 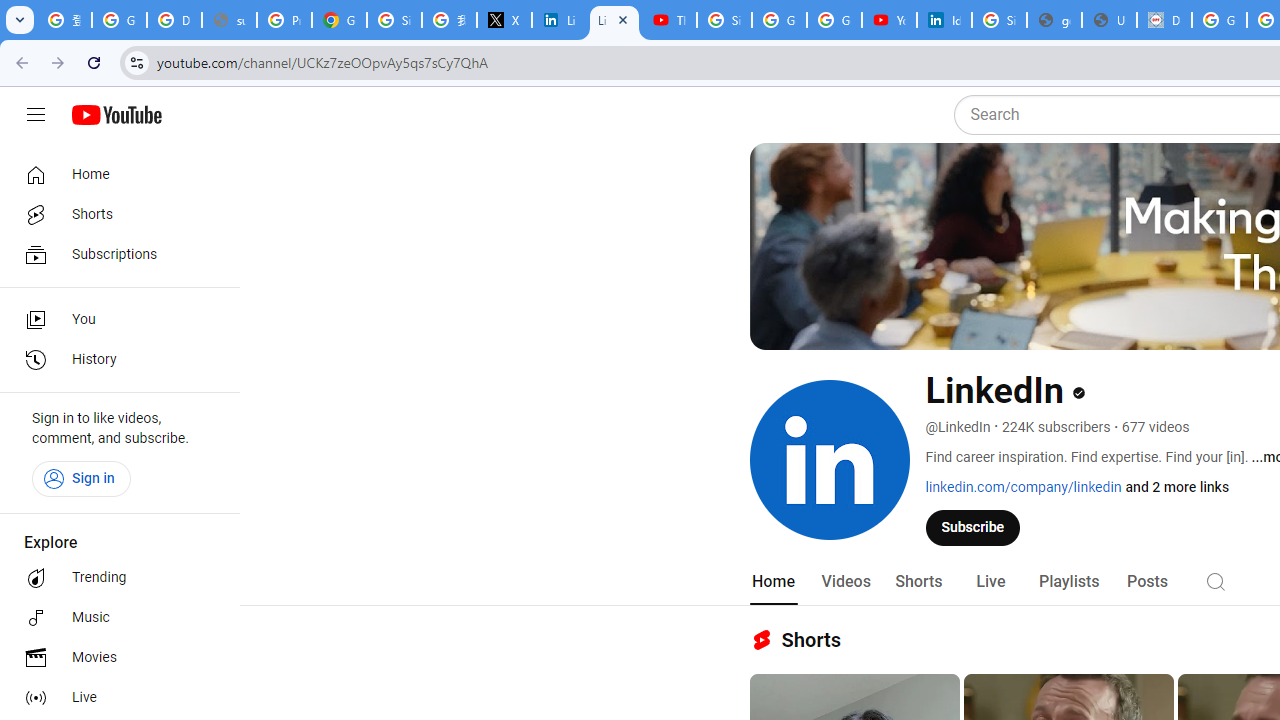 I want to click on 'X', so click(x=504, y=20).